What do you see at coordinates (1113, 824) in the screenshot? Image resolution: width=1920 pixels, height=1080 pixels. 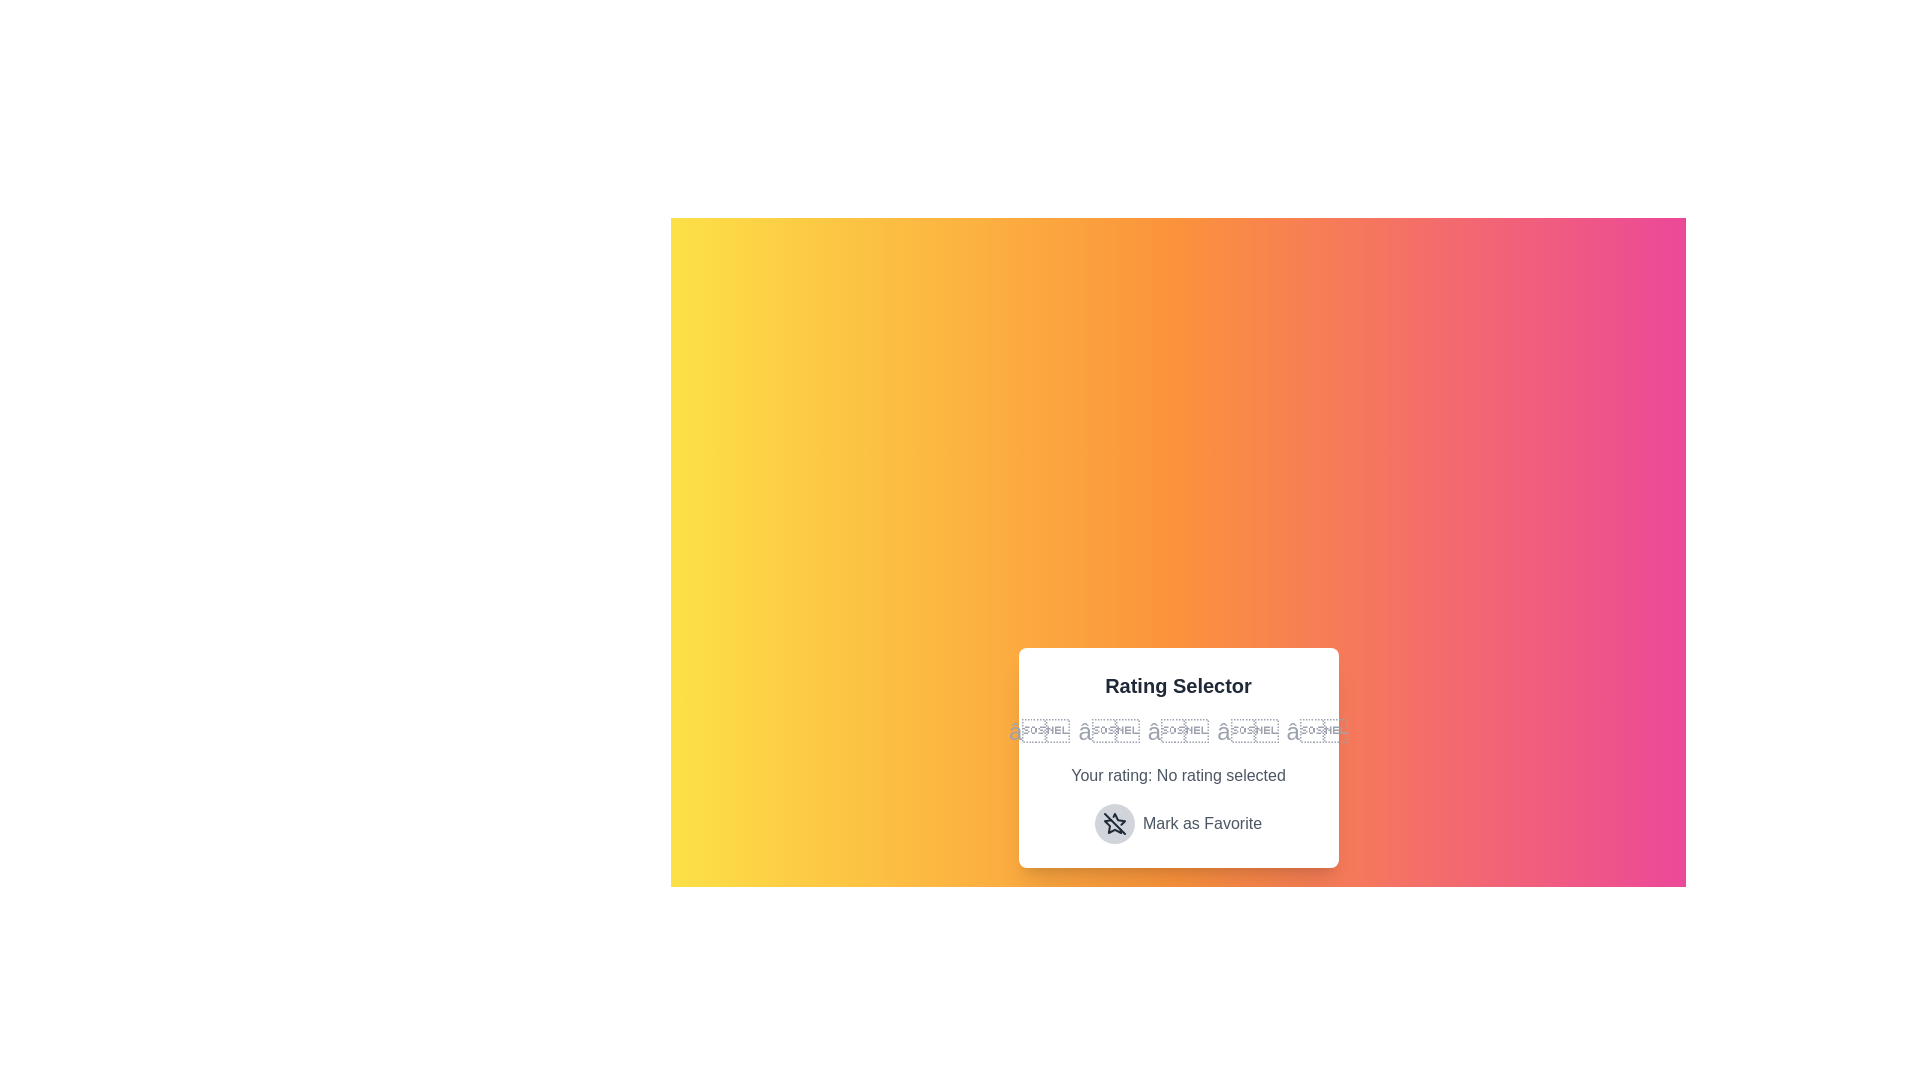 I see `the inactive star-shaped button with a light gray background and black outline, located to the left of 'Mark as Favorite', to mark it as a favorite` at bounding box center [1113, 824].